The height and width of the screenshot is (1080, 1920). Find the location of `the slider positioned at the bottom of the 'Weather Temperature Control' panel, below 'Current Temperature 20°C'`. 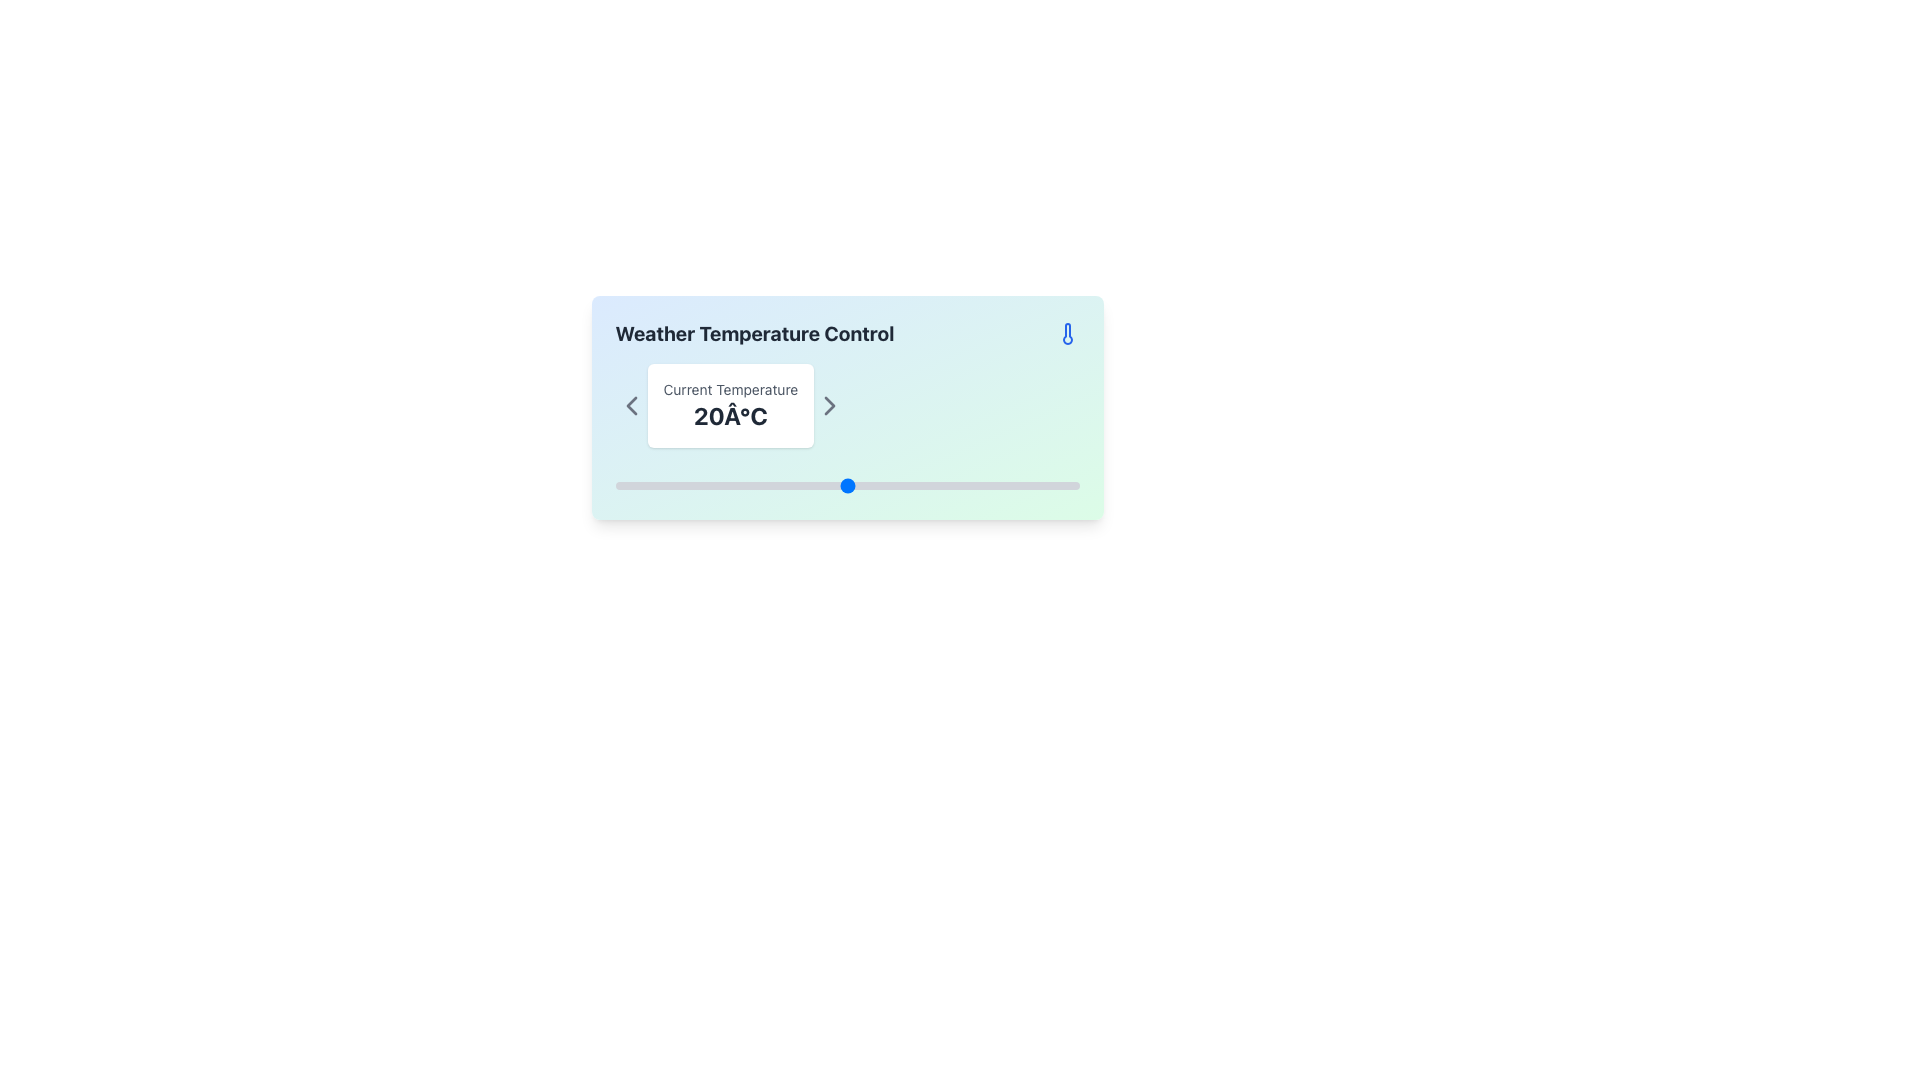

the slider positioned at the bottom of the 'Weather Temperature Control' panel, below 'Current Temperature 20°C' is located at coordinates (847, 483).